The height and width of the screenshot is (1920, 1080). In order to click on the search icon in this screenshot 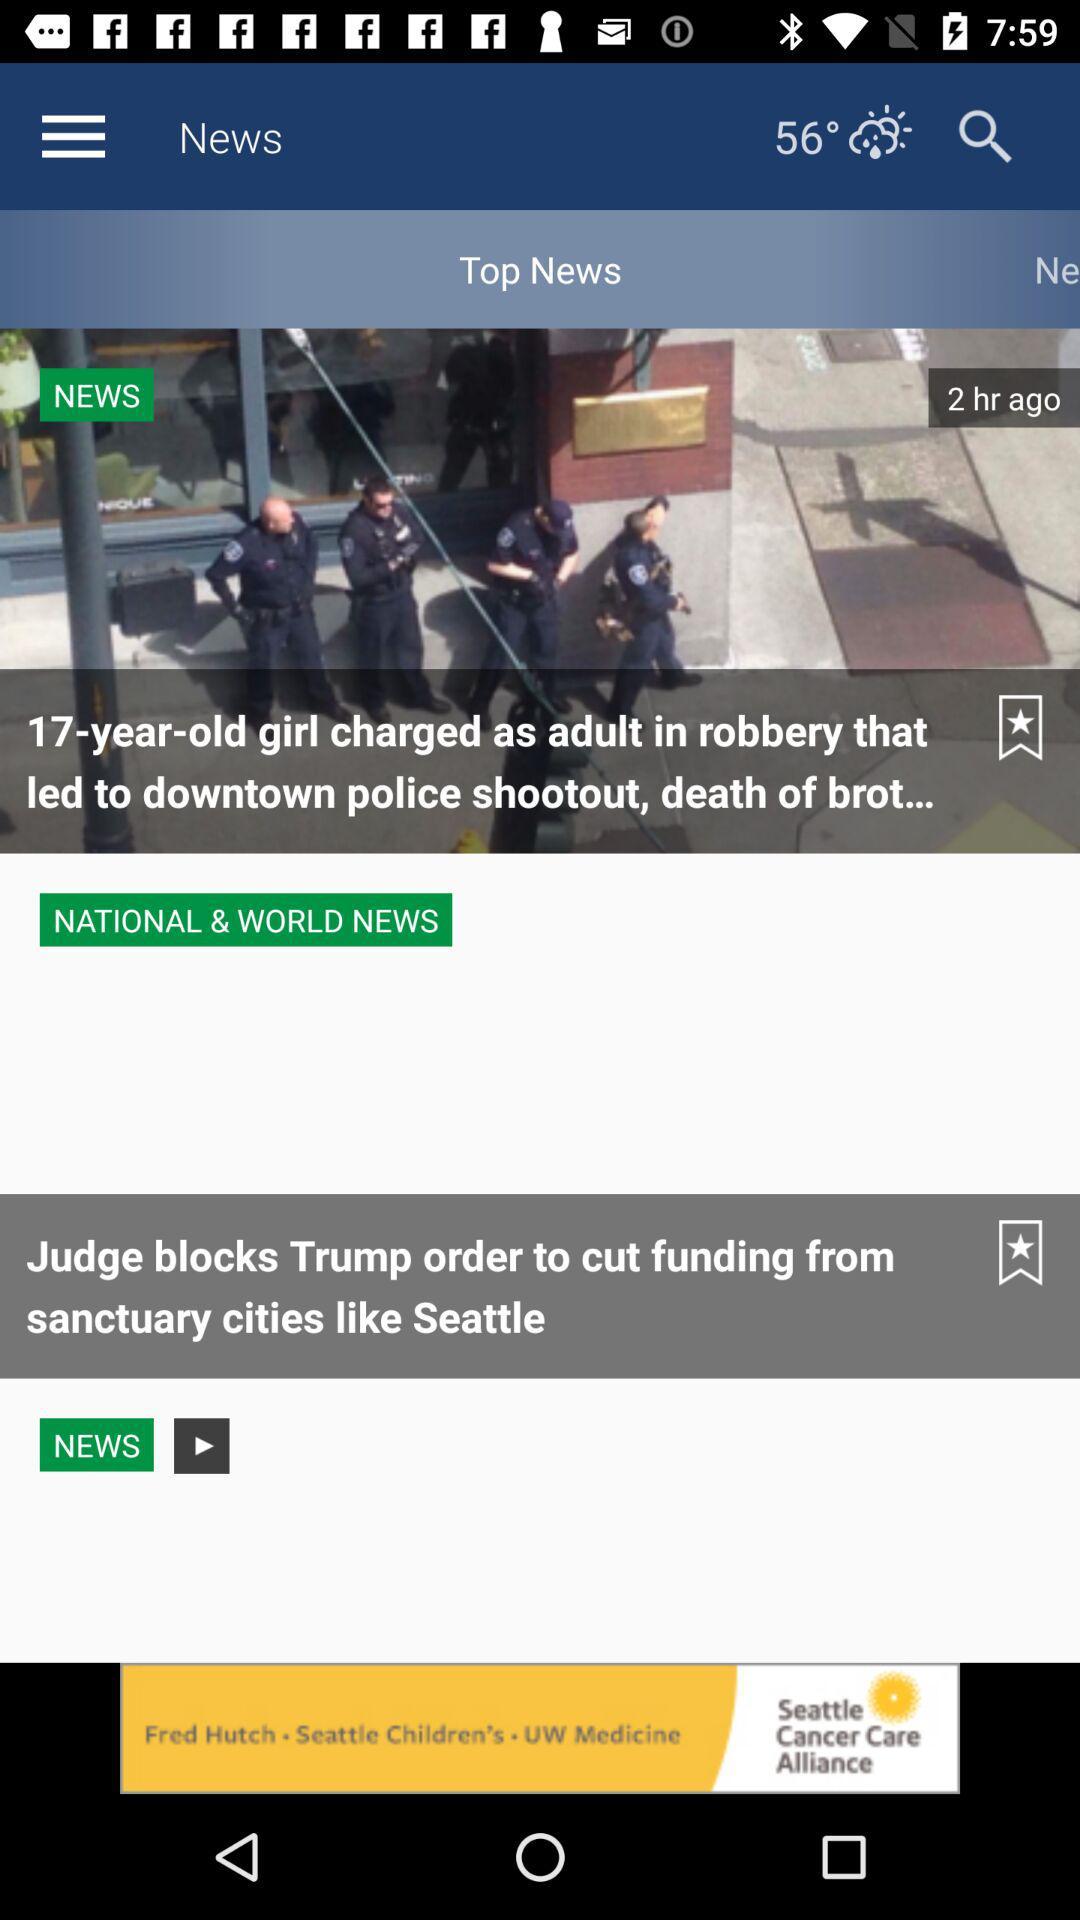, I will do `click(984, 135)`.